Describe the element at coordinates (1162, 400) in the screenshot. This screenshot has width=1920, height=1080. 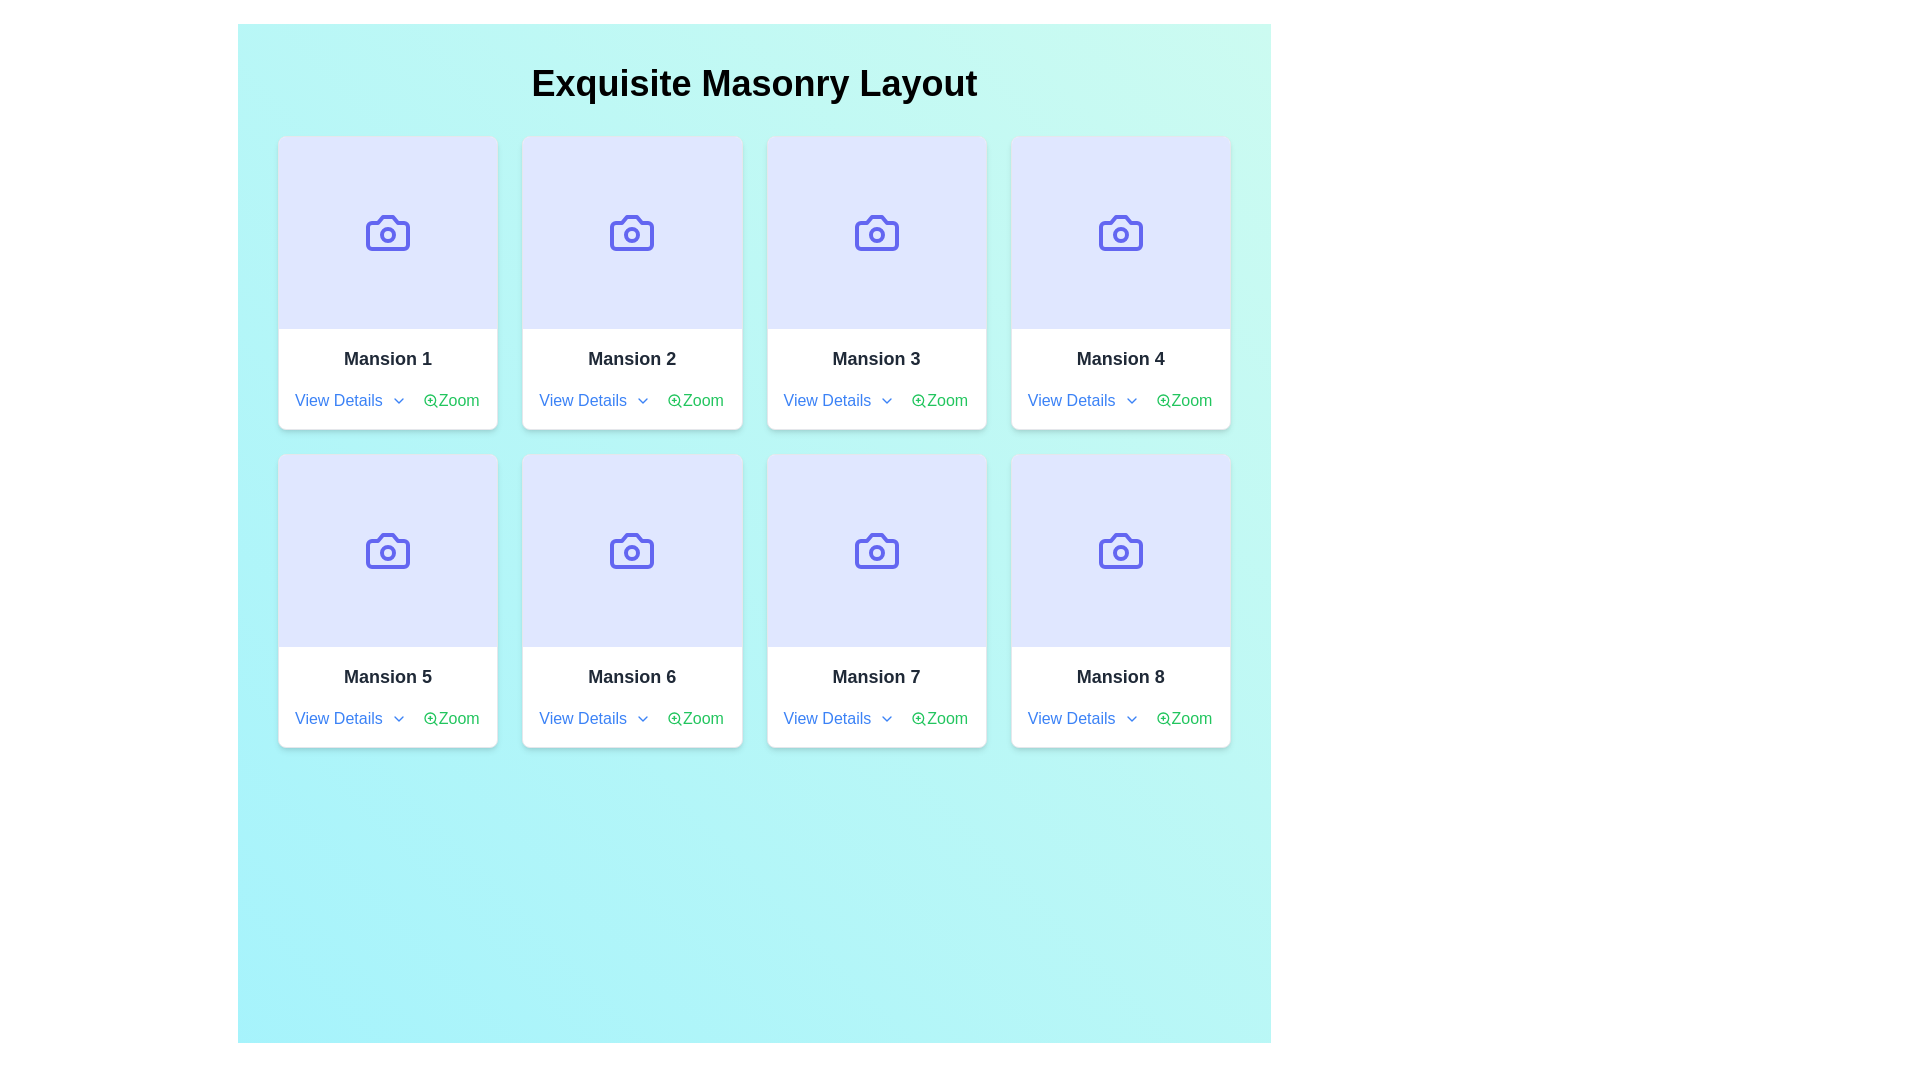
I see `circular part of the magnifying glass symbol in the zoom control icon associated with the 'Mansion 4' card, located in the fourth column of the first row, using browser developer tools` at that location.